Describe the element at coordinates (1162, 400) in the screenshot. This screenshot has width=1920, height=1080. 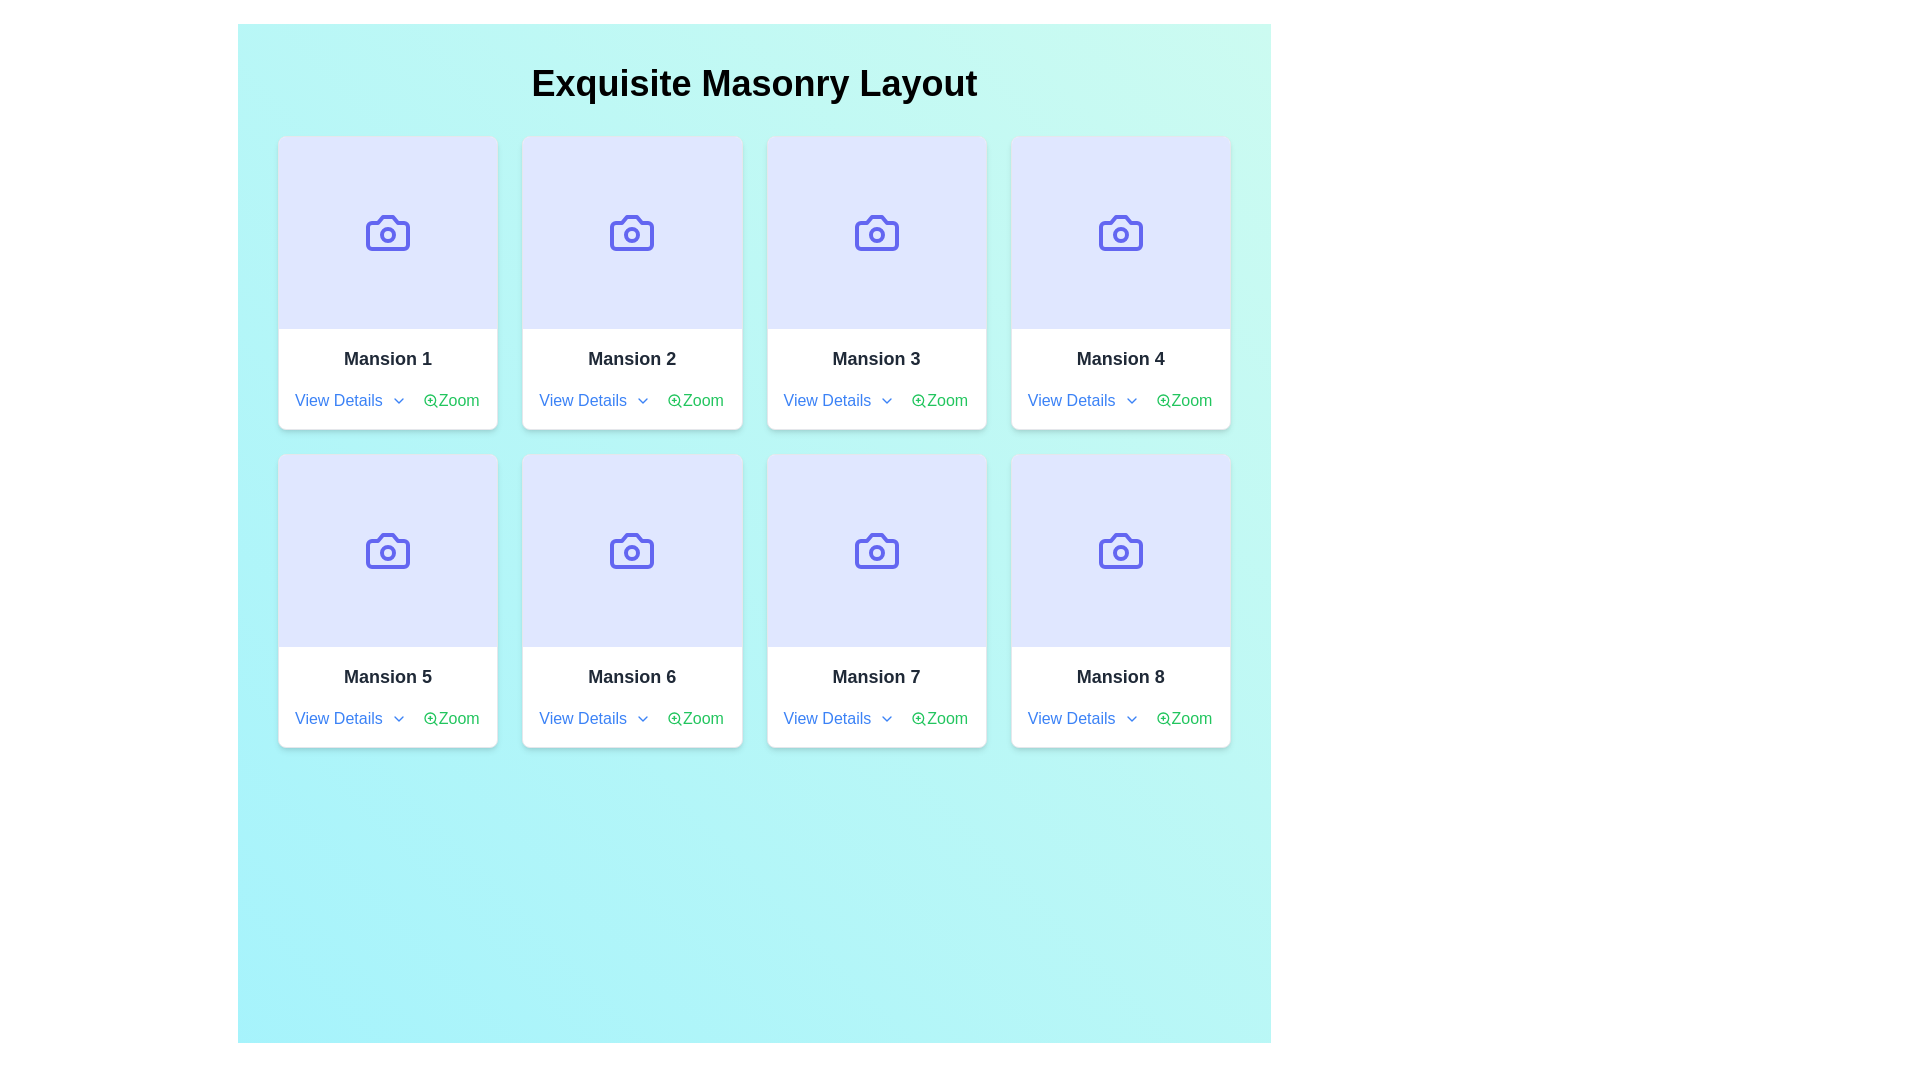
I see `circular part of the magnifying glass symbol in the zoom control icon associated with the 'Mansion 4' card, located in the fourth column of the first row, using browser developer tools` at that location.